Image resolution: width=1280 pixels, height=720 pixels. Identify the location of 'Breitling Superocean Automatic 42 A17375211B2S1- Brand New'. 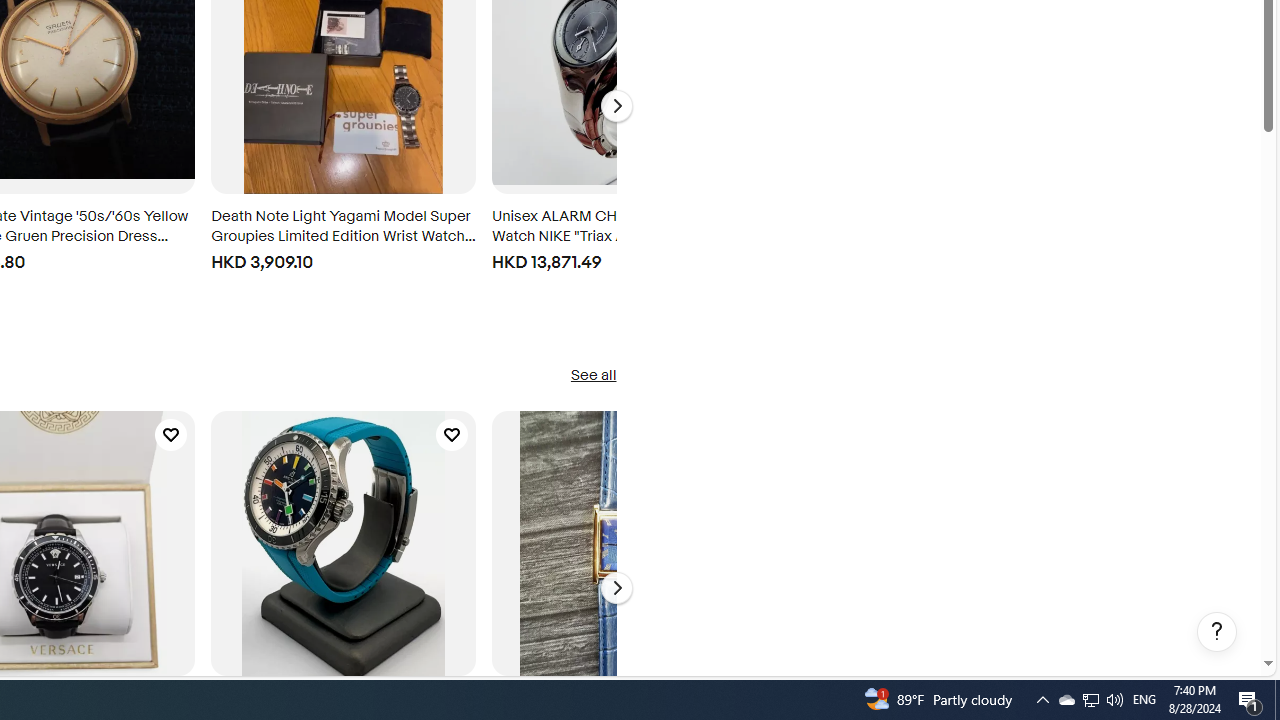
(343, 542).